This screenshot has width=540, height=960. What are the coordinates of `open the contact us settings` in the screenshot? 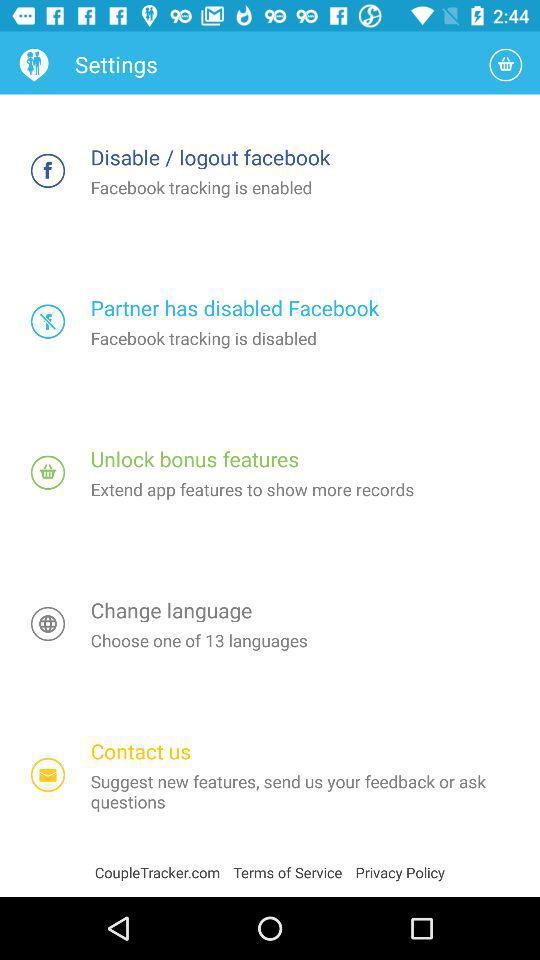 It's located at (48, 774).